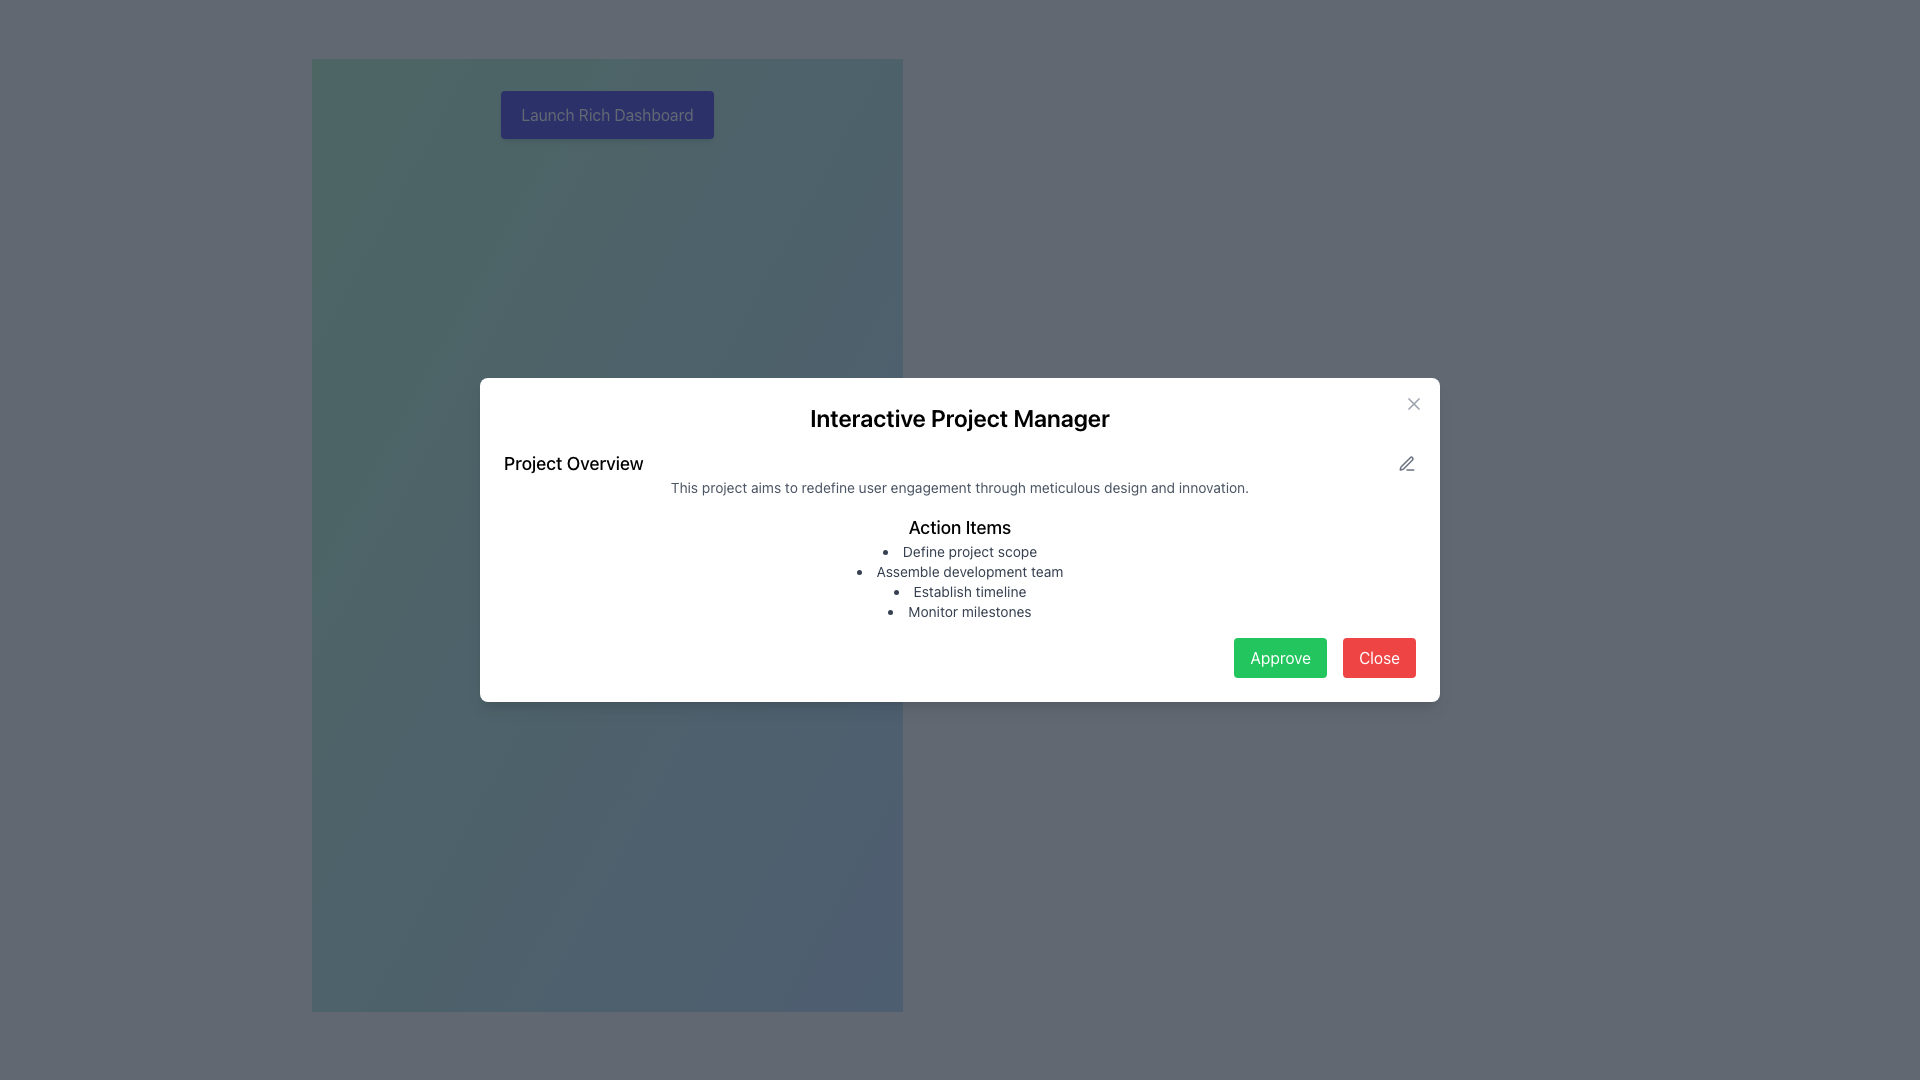 This screenshot has height=1080, width=1920. I want to click on the Text List located below the 'Action Items' heading in the central region of the interface, so click(960, 582).